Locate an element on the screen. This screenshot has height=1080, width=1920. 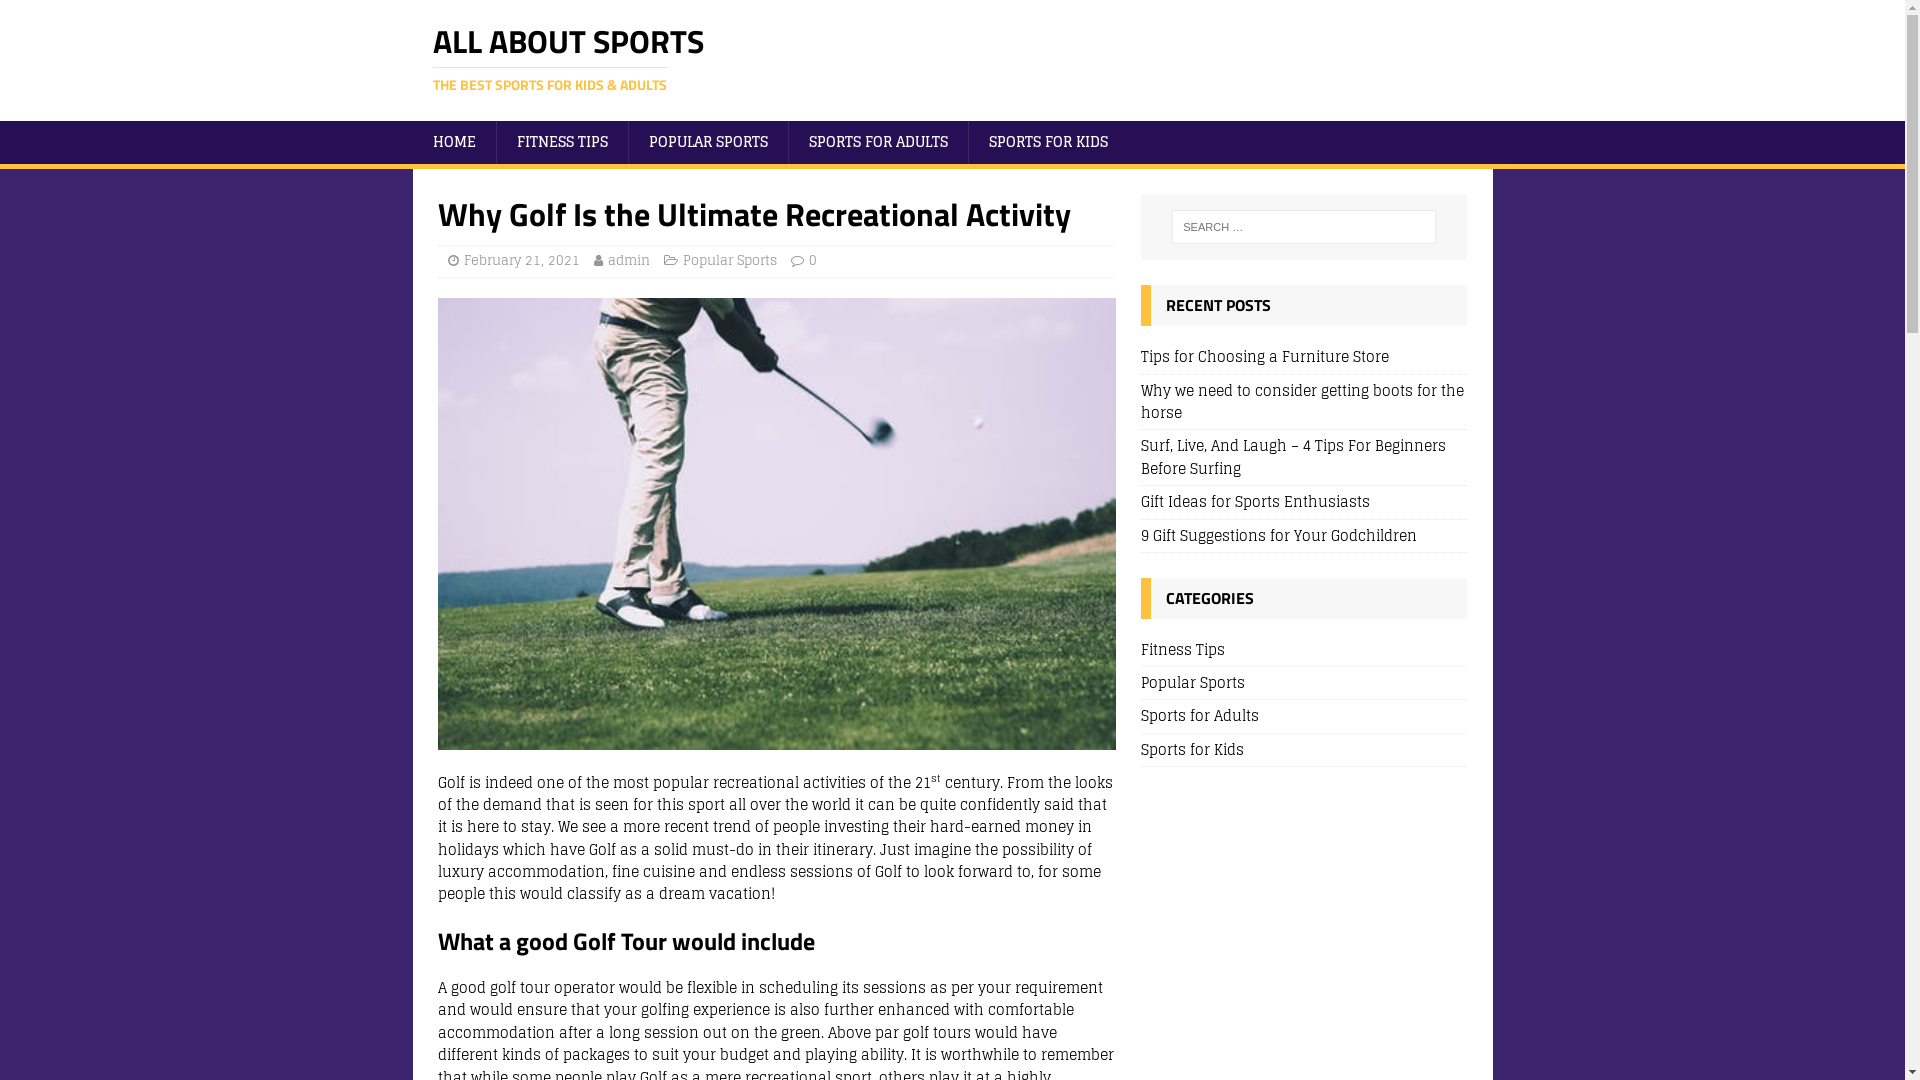
'ALL ABOUT SPORTS is located at coordinates (950, 60).